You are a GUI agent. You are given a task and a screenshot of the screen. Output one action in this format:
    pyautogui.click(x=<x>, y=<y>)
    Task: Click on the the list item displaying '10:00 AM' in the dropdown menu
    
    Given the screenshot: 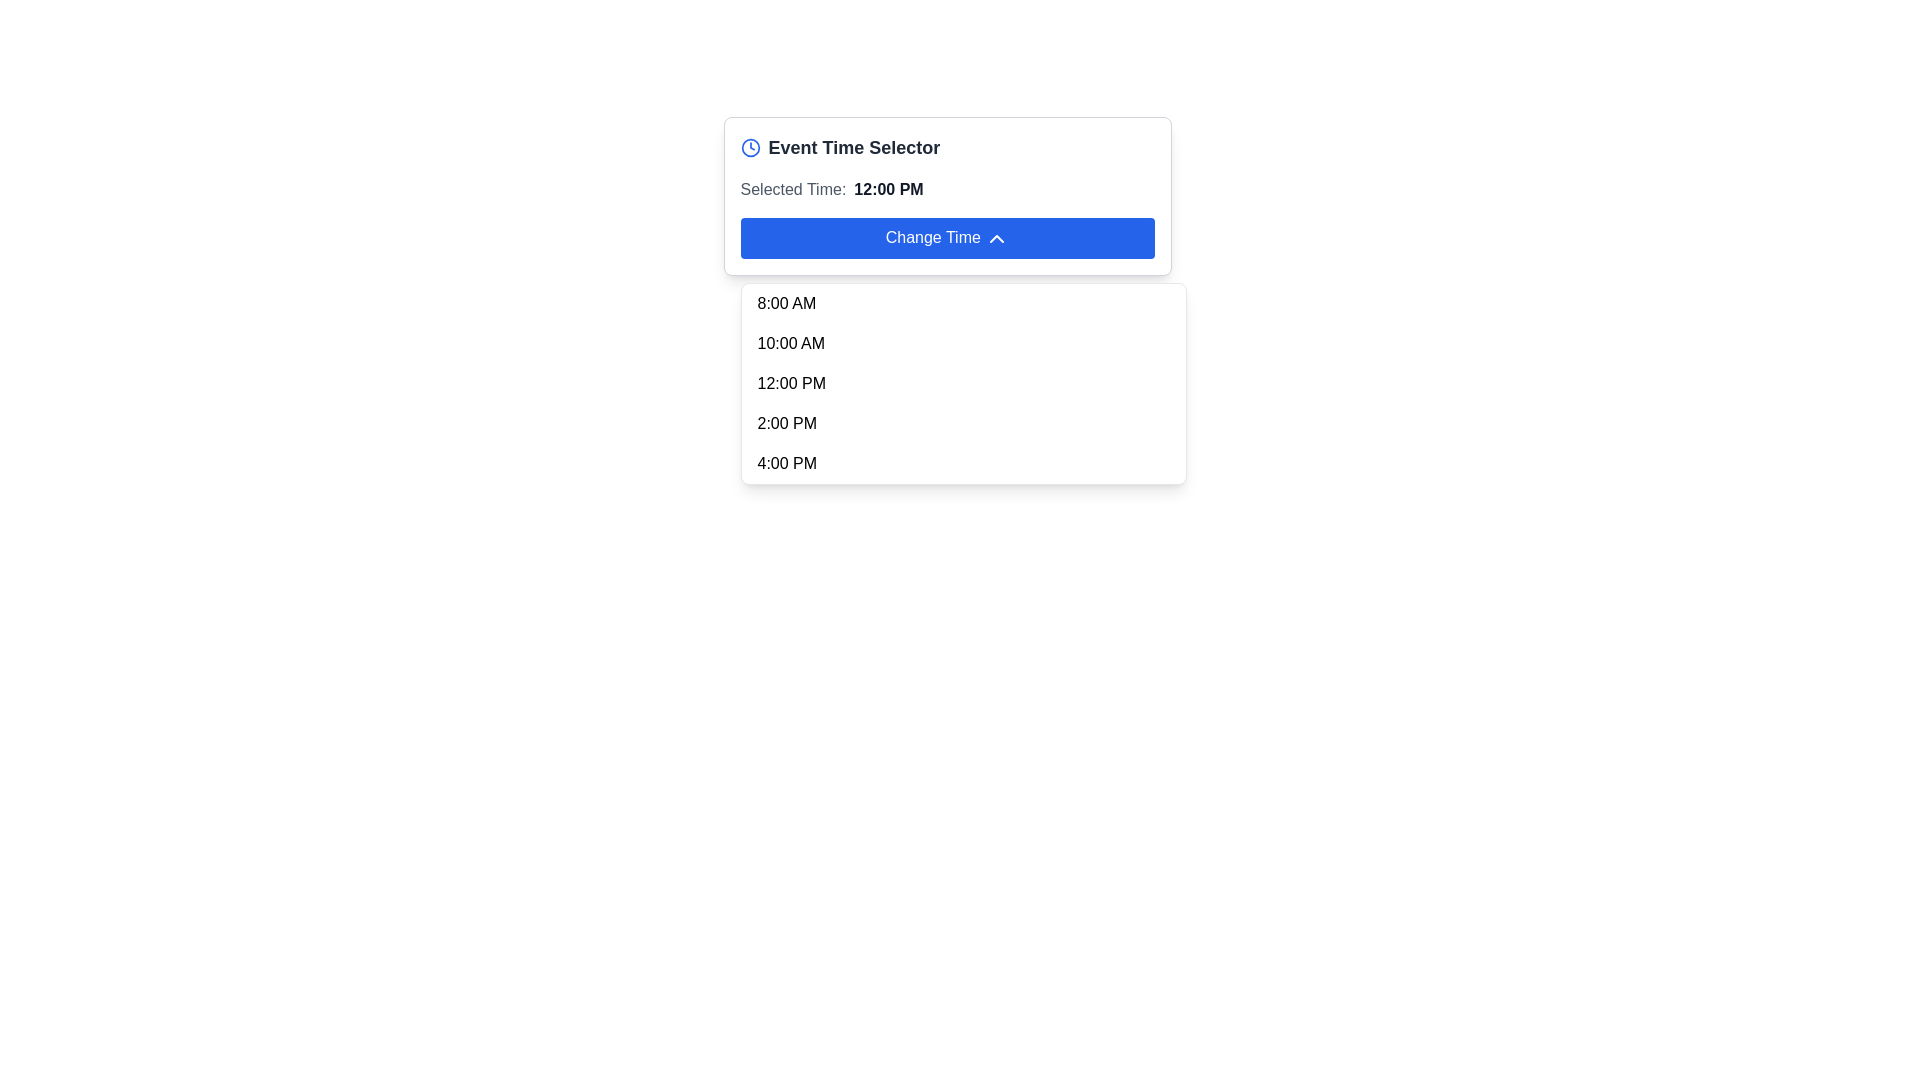 What is the action you would take?
    pyautogui.click(x=963, y=342)
    